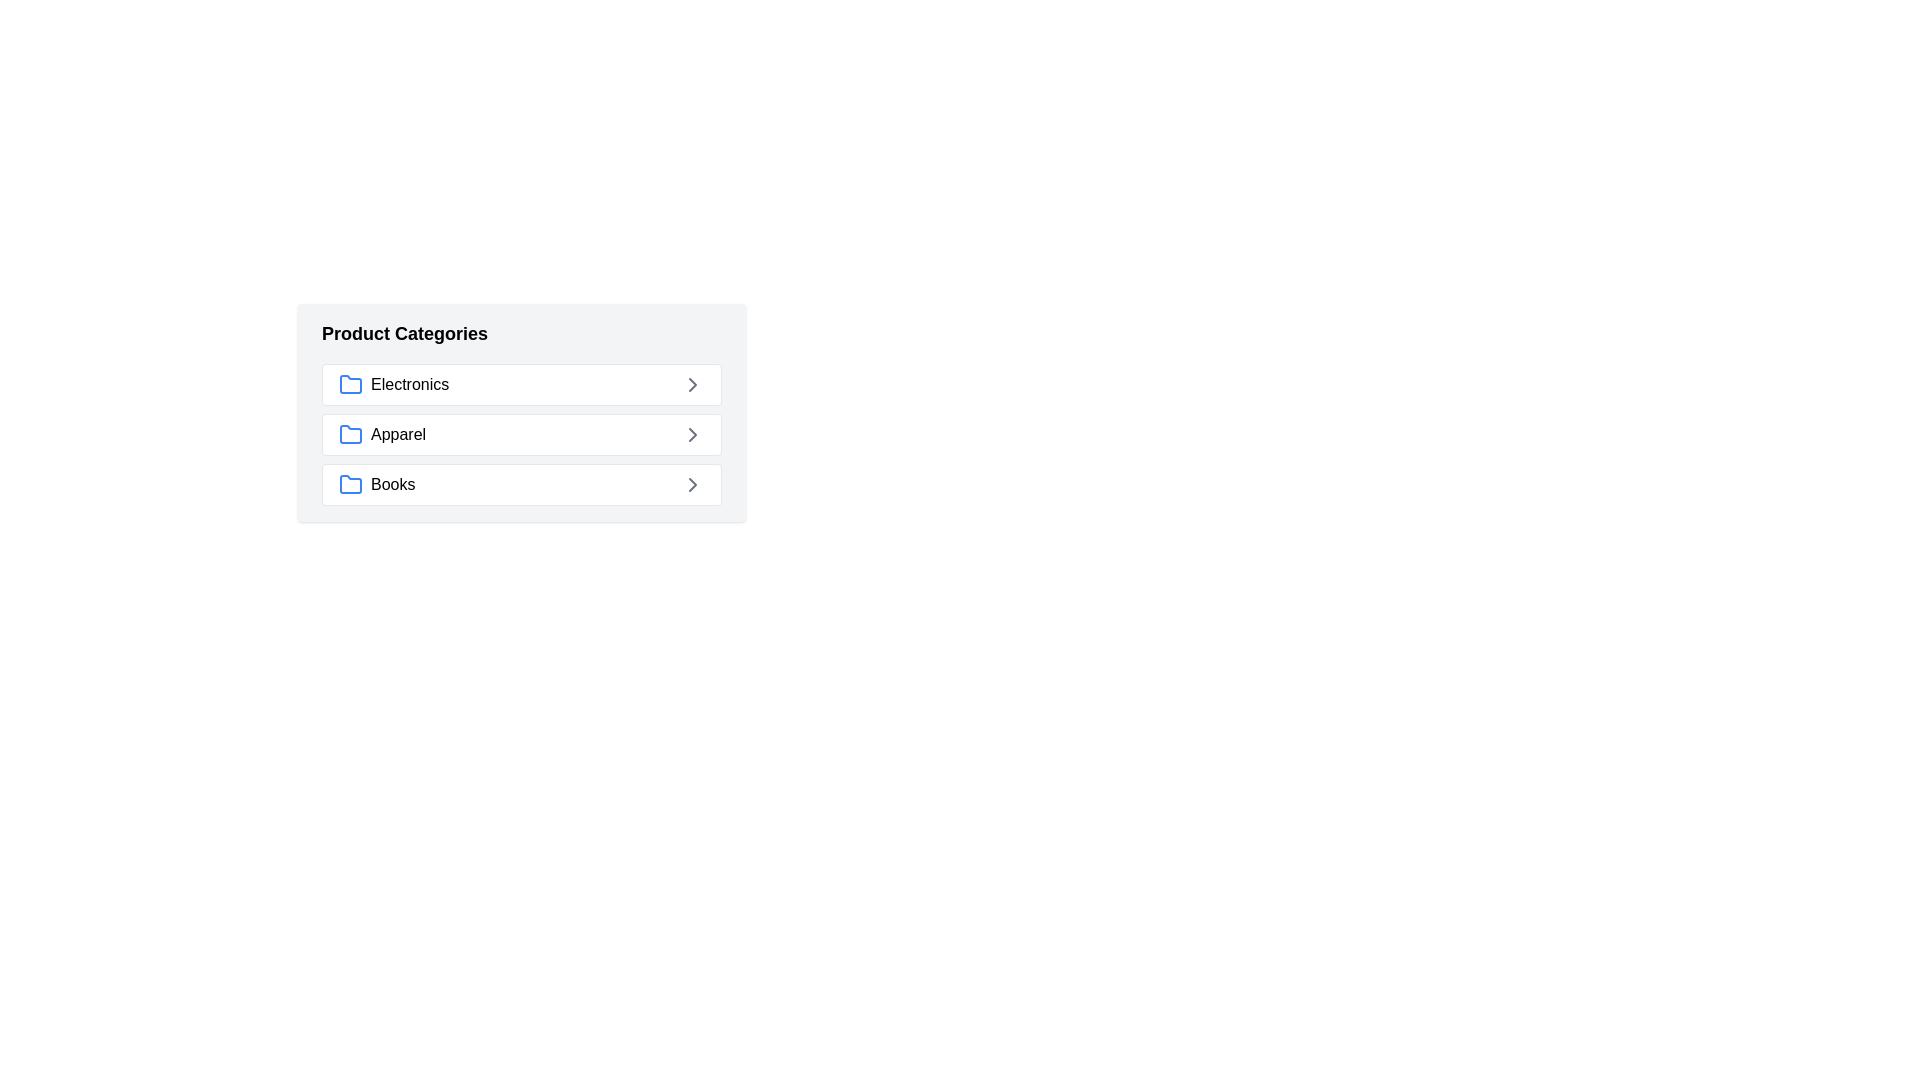  Describe the element at coordinates (350, 385) in the screenshot. I see `the blue folder icon representing the 'Electronics' category` at that location.